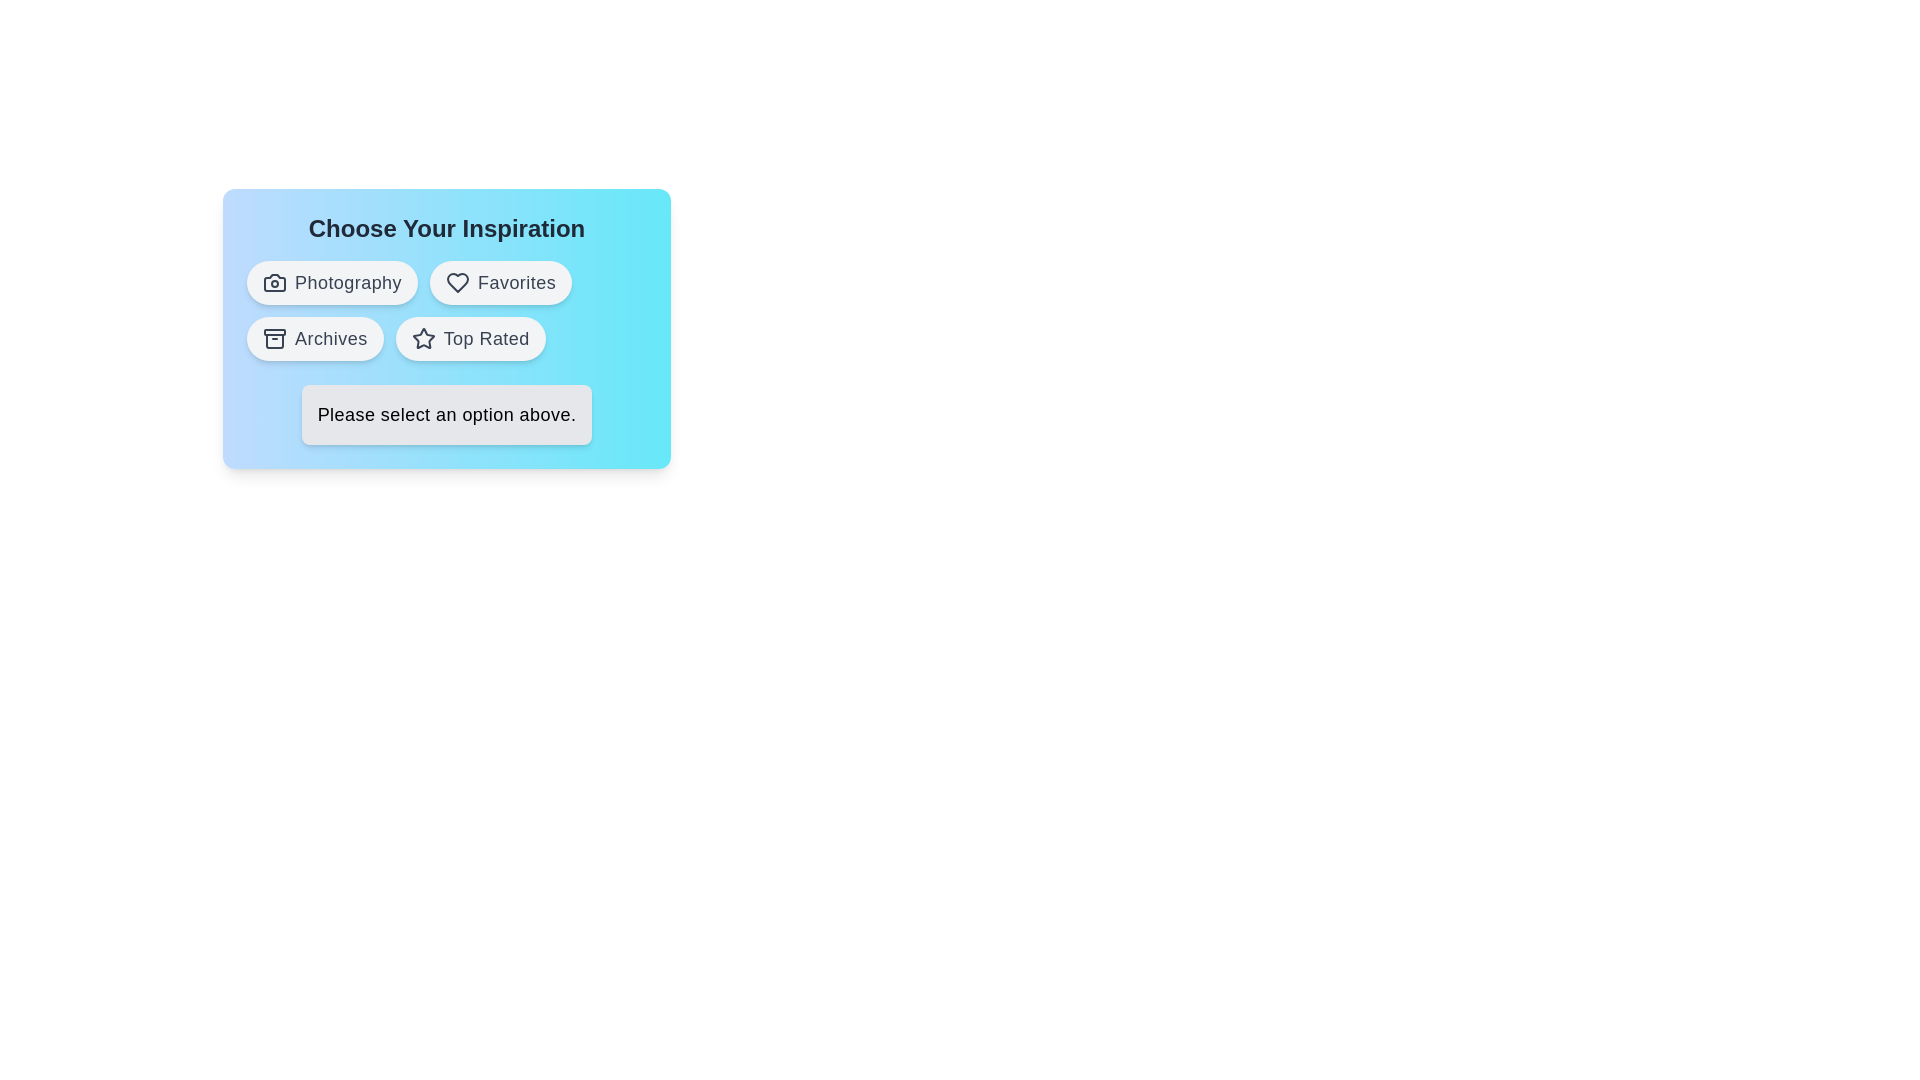  Describe the element at coordinates (273, 339) in the screenshot. I see `the 'Archives' button which features a minimalist archive box icon, located in the bottom-left part of the top button row of the 'Choose Your Inspiration' selection interface` at that location.